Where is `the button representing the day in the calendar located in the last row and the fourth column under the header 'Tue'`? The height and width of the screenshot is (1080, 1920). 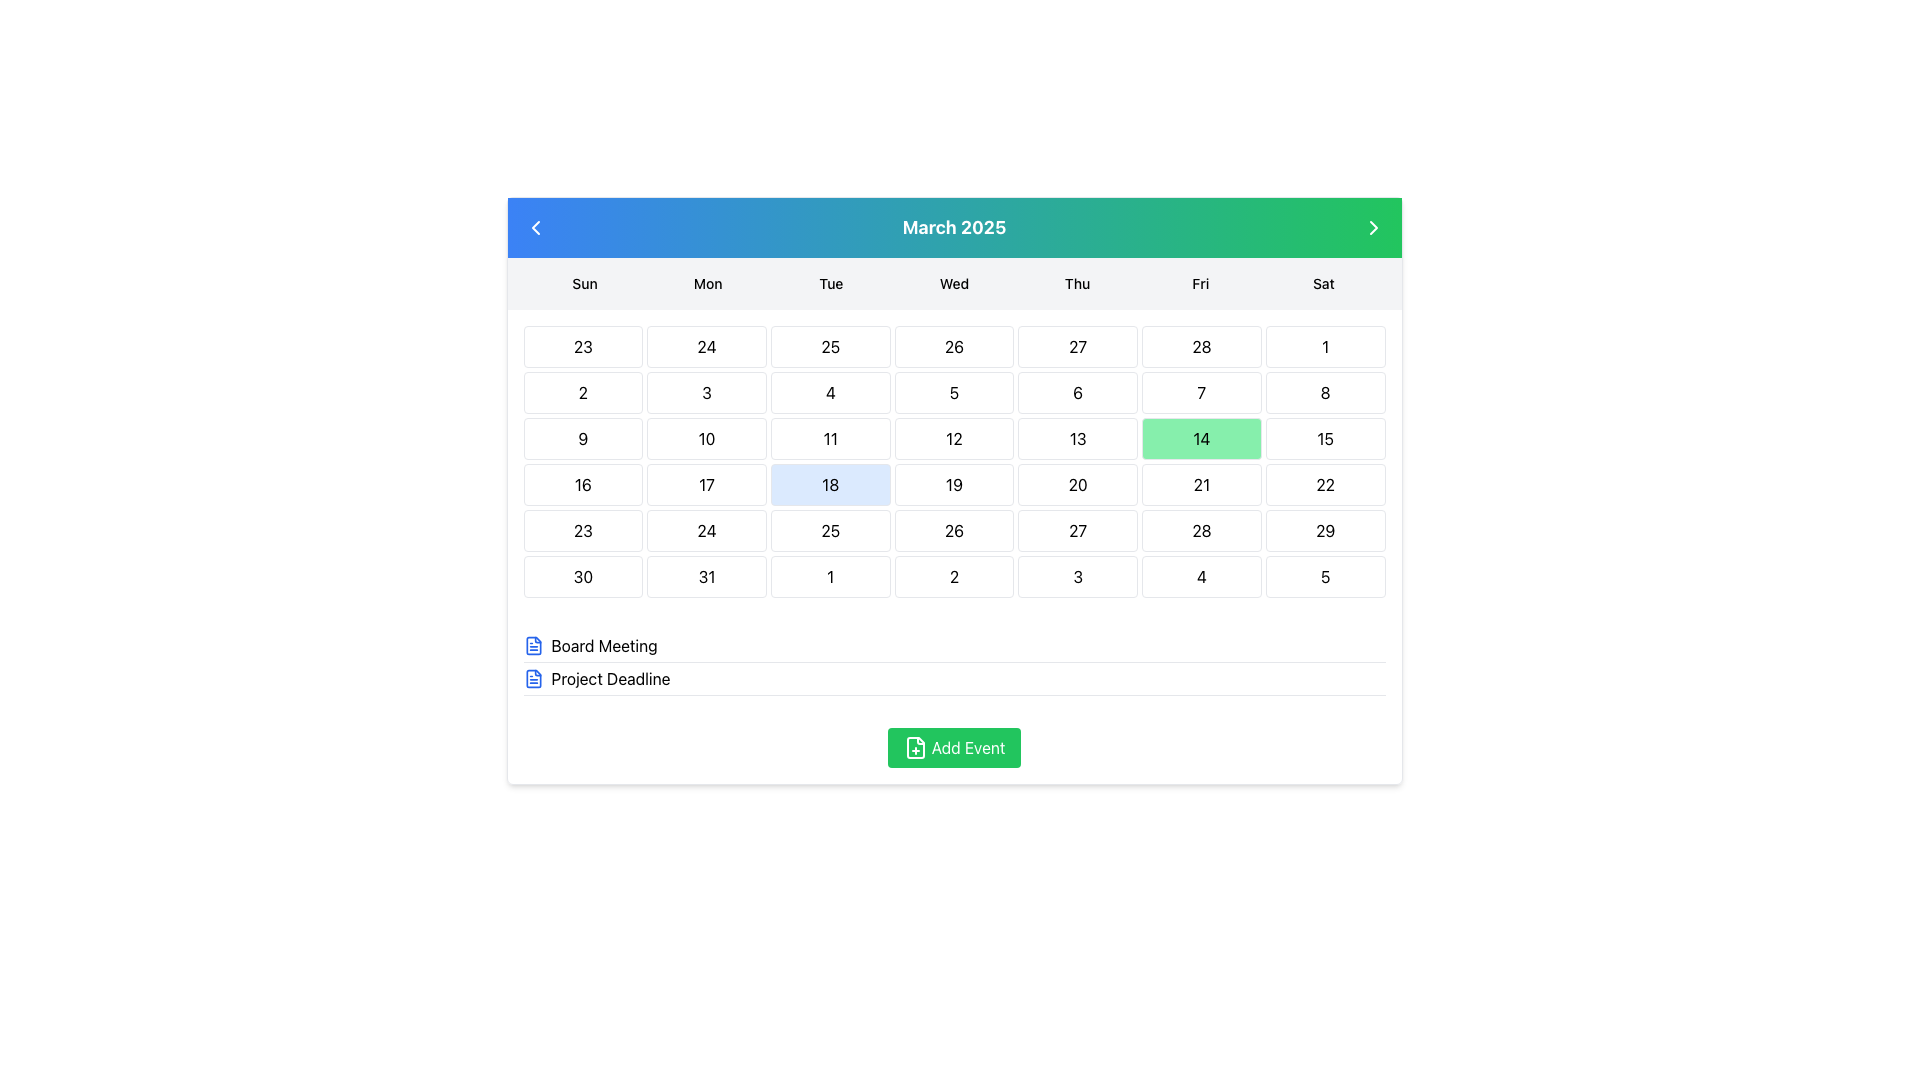
the button representing the day in the calendar located in the last row and the fourth column under the header 'Tue' is located at coordinates (830, 577).